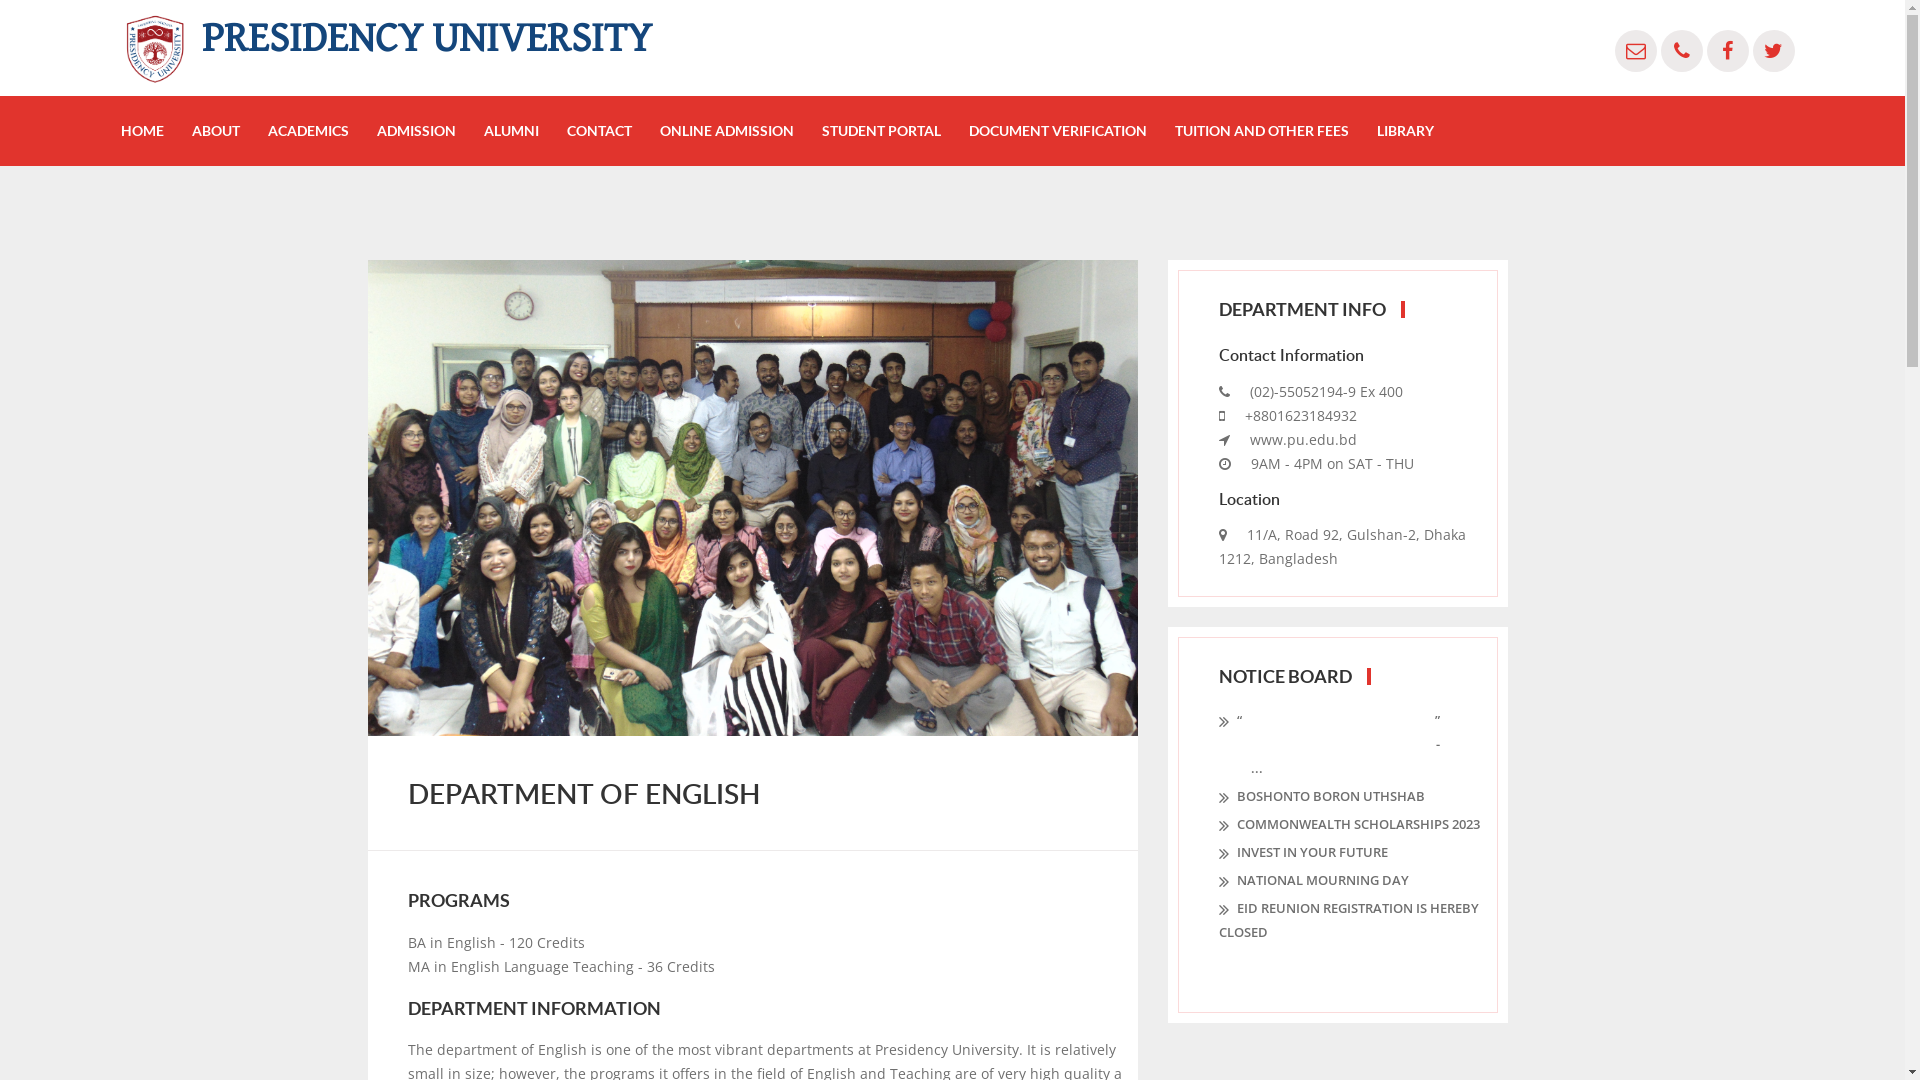 The height and width of the screenshot is (1080, 1920). What do you see at coordinates (725, 131) in the screenshot?
I see `'ONLINE ADMISSION'` at bounding box center [725, 131].